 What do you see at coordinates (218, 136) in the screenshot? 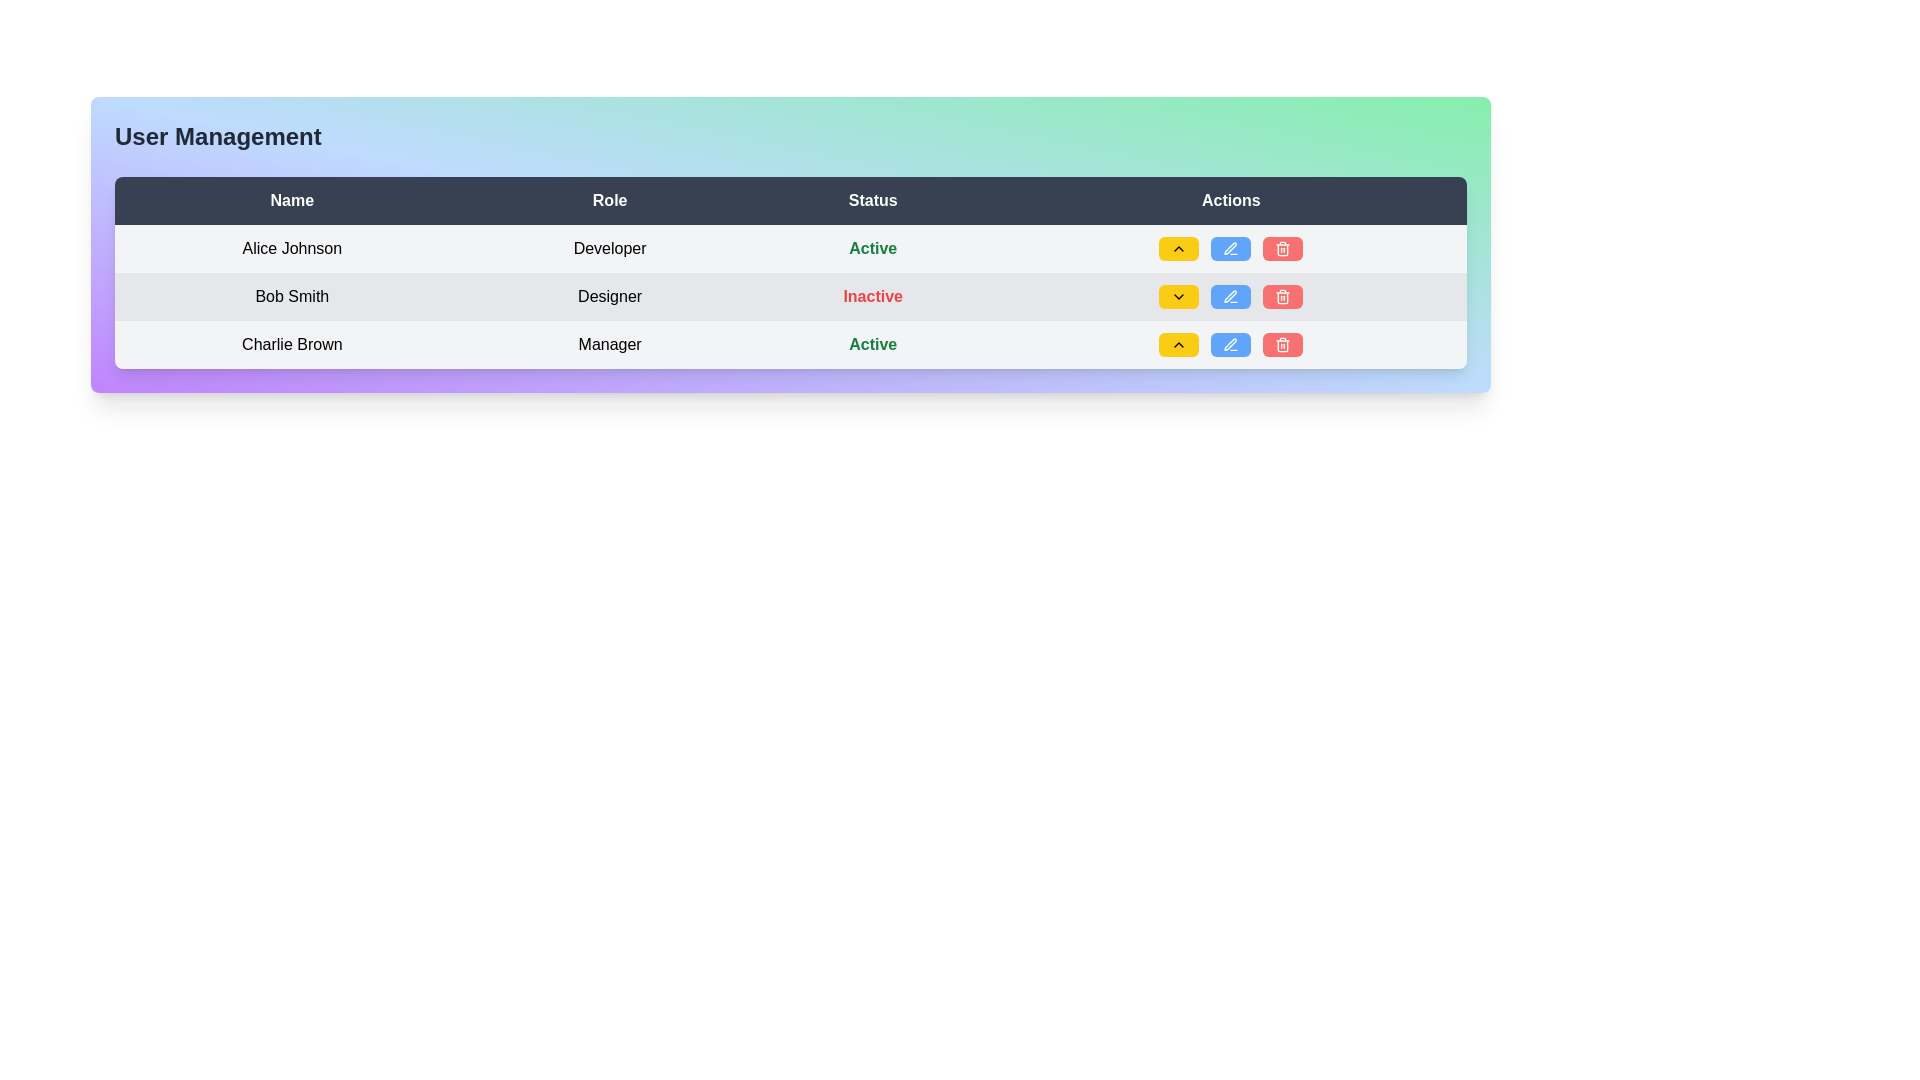
I see `title text indicating user management, positioned at the top left of the page above the user information table` at bounding box center [218, 136].